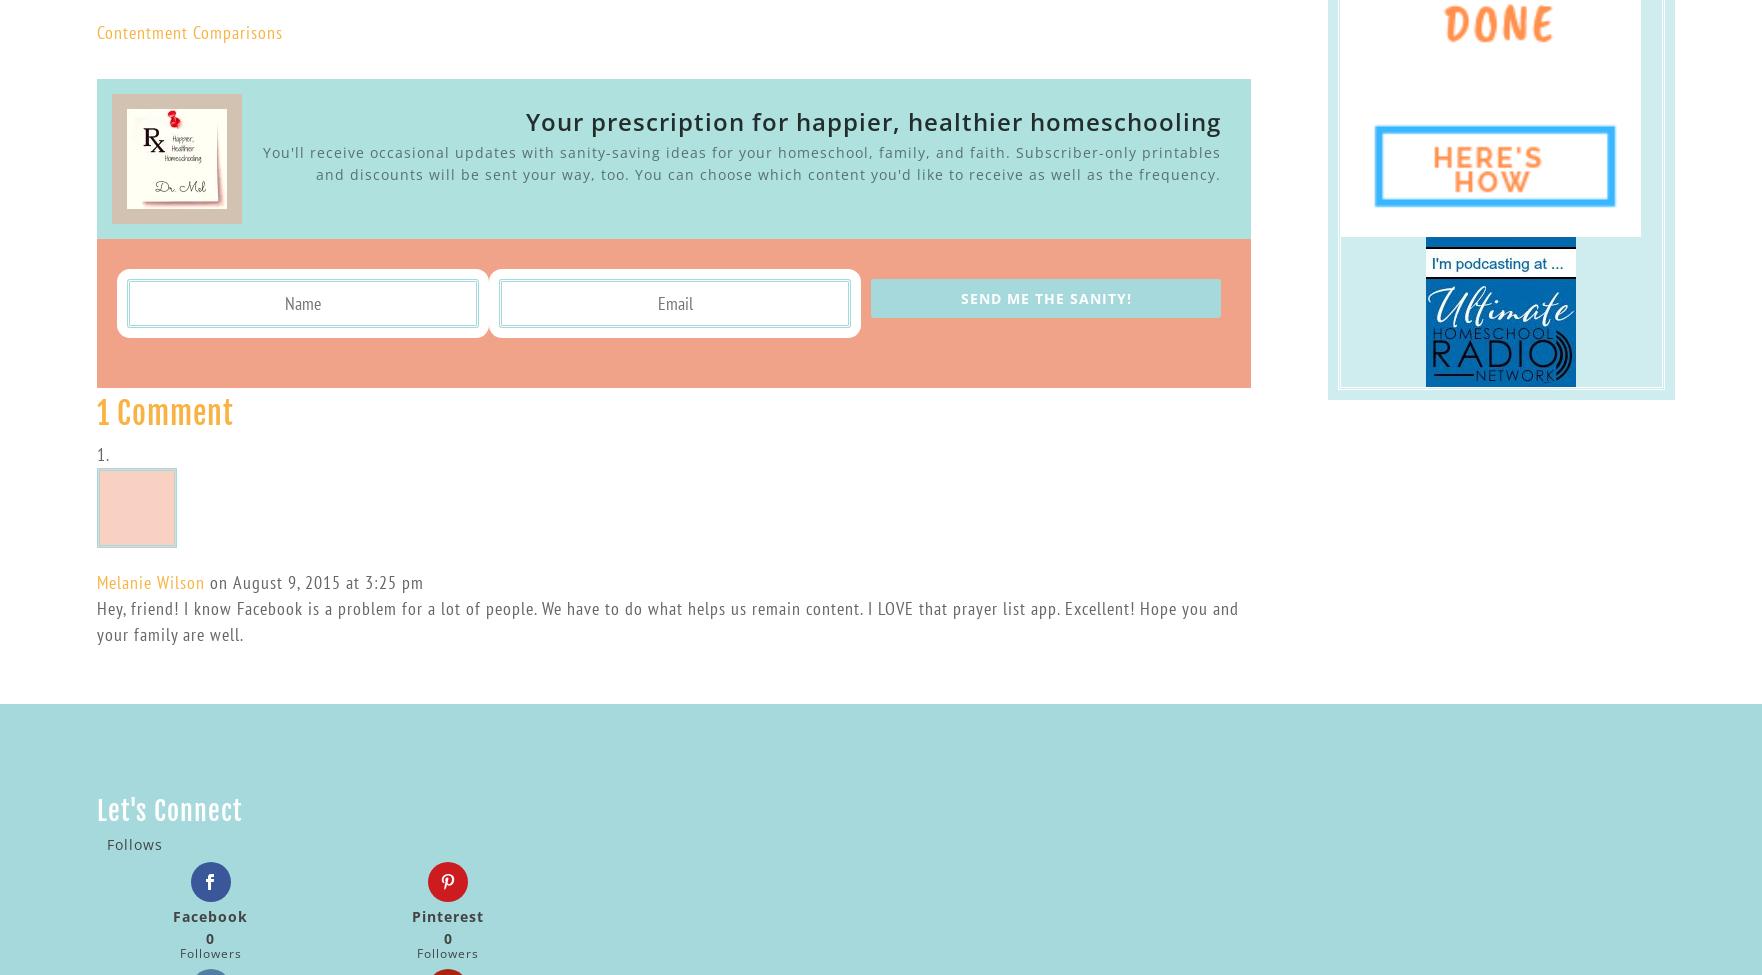  What do you see at coordinates (665, 620) in the screenshot?
I see `'Hey, friend! I know Facebook is a problem for a lot of people. We have to do what helps us remain content. I LOVE that prayer list app. Excellent! Hope you and your family are well.'` at bounding box center [665, 620].